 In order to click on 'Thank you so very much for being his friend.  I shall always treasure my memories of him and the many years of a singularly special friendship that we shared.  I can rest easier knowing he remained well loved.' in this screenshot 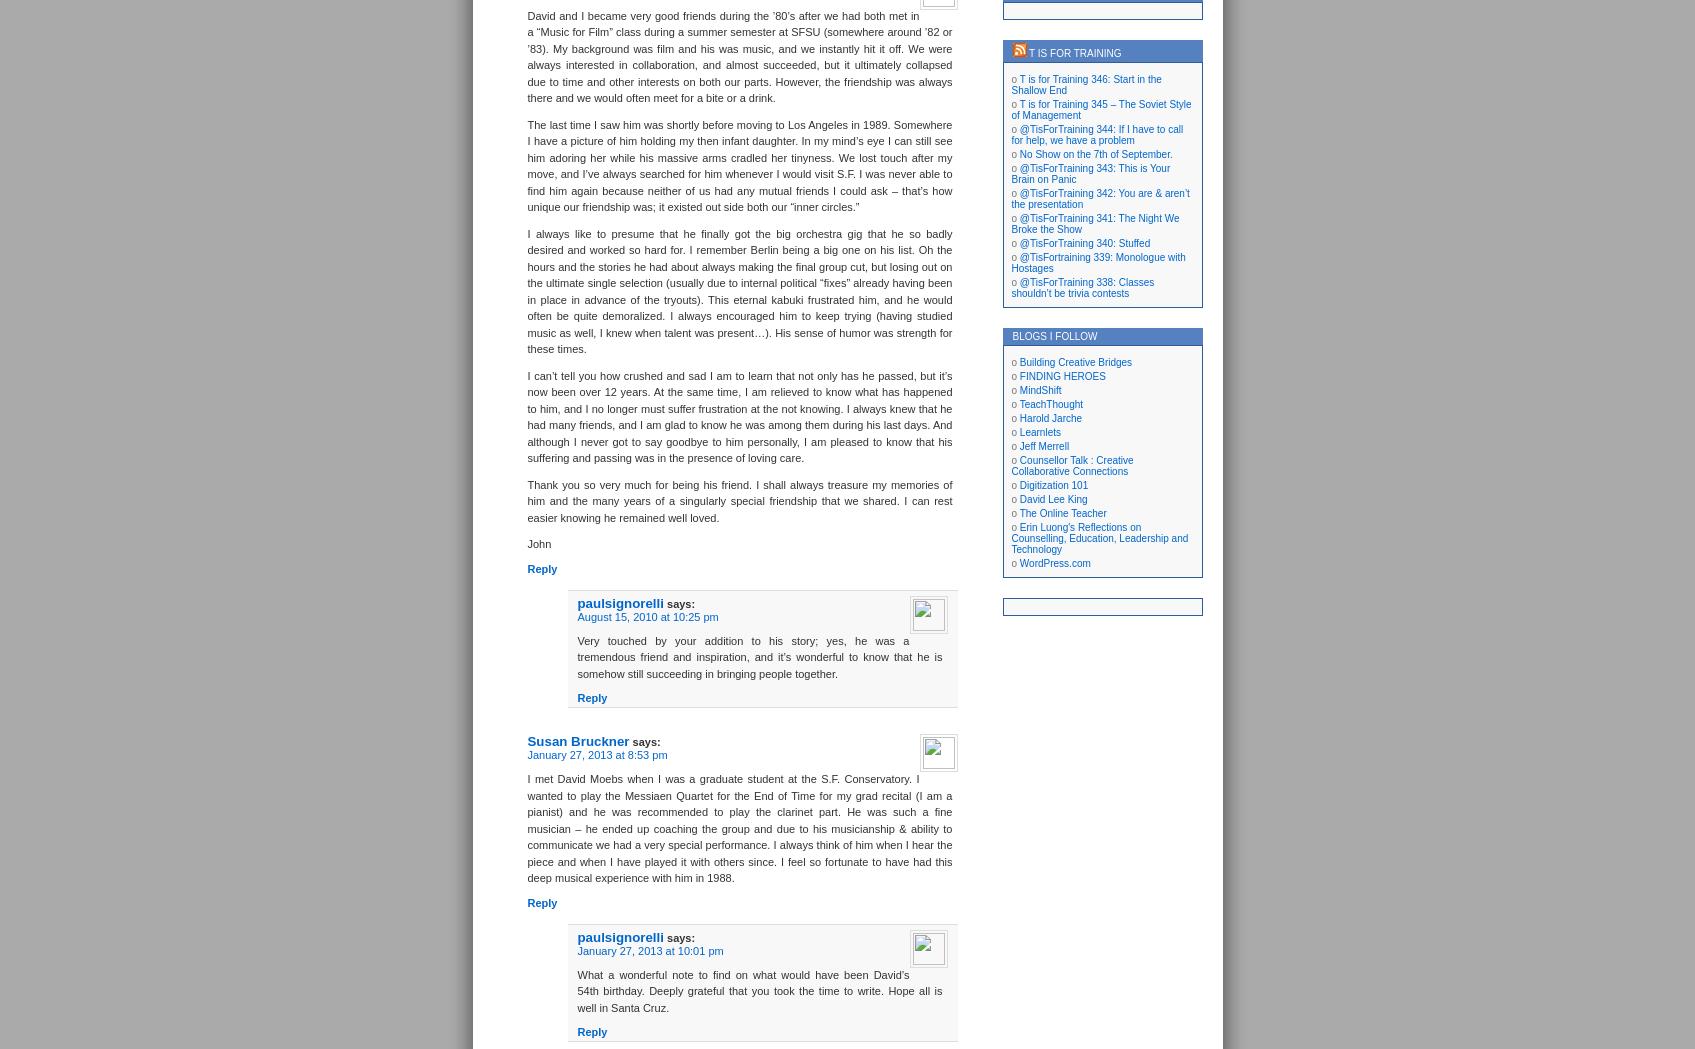, I will do `click(738, 499)`.